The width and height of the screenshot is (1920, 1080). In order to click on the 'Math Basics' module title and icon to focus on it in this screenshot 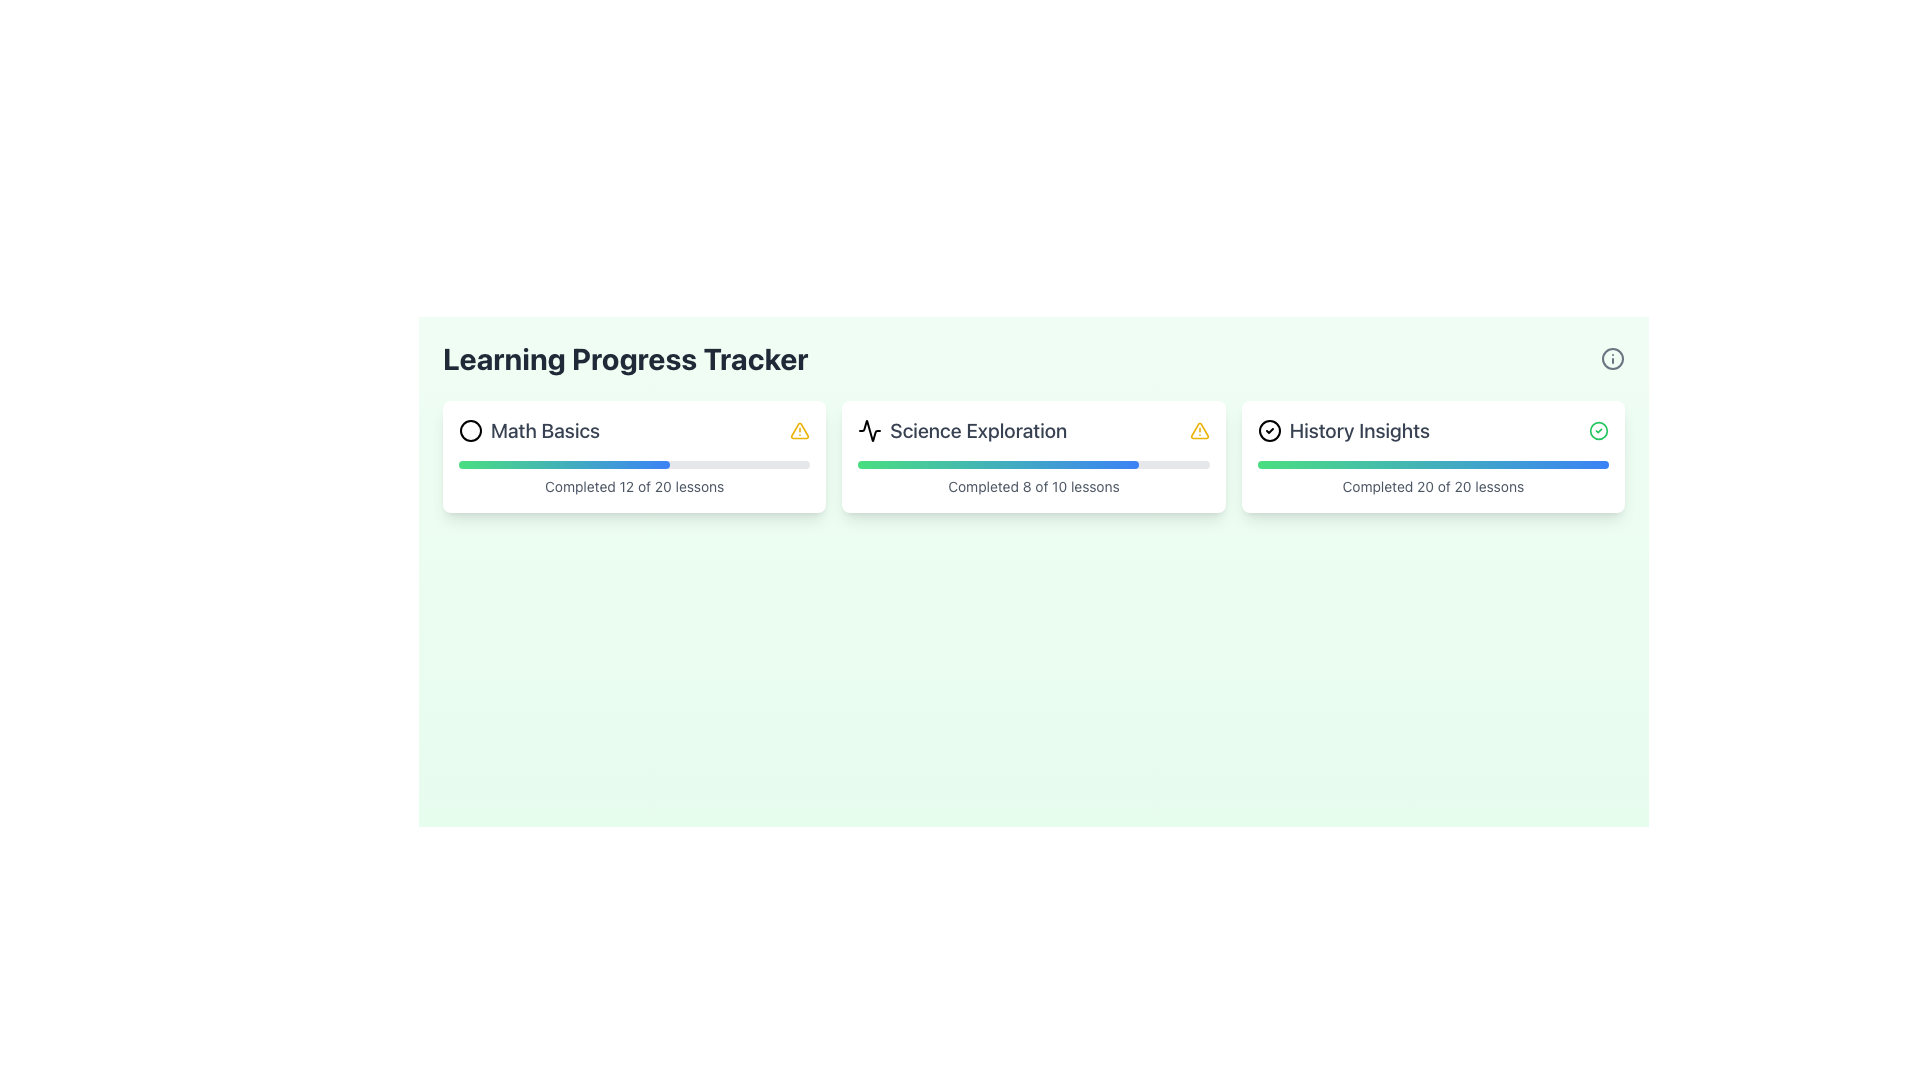, I will do `click(529, 430)`.